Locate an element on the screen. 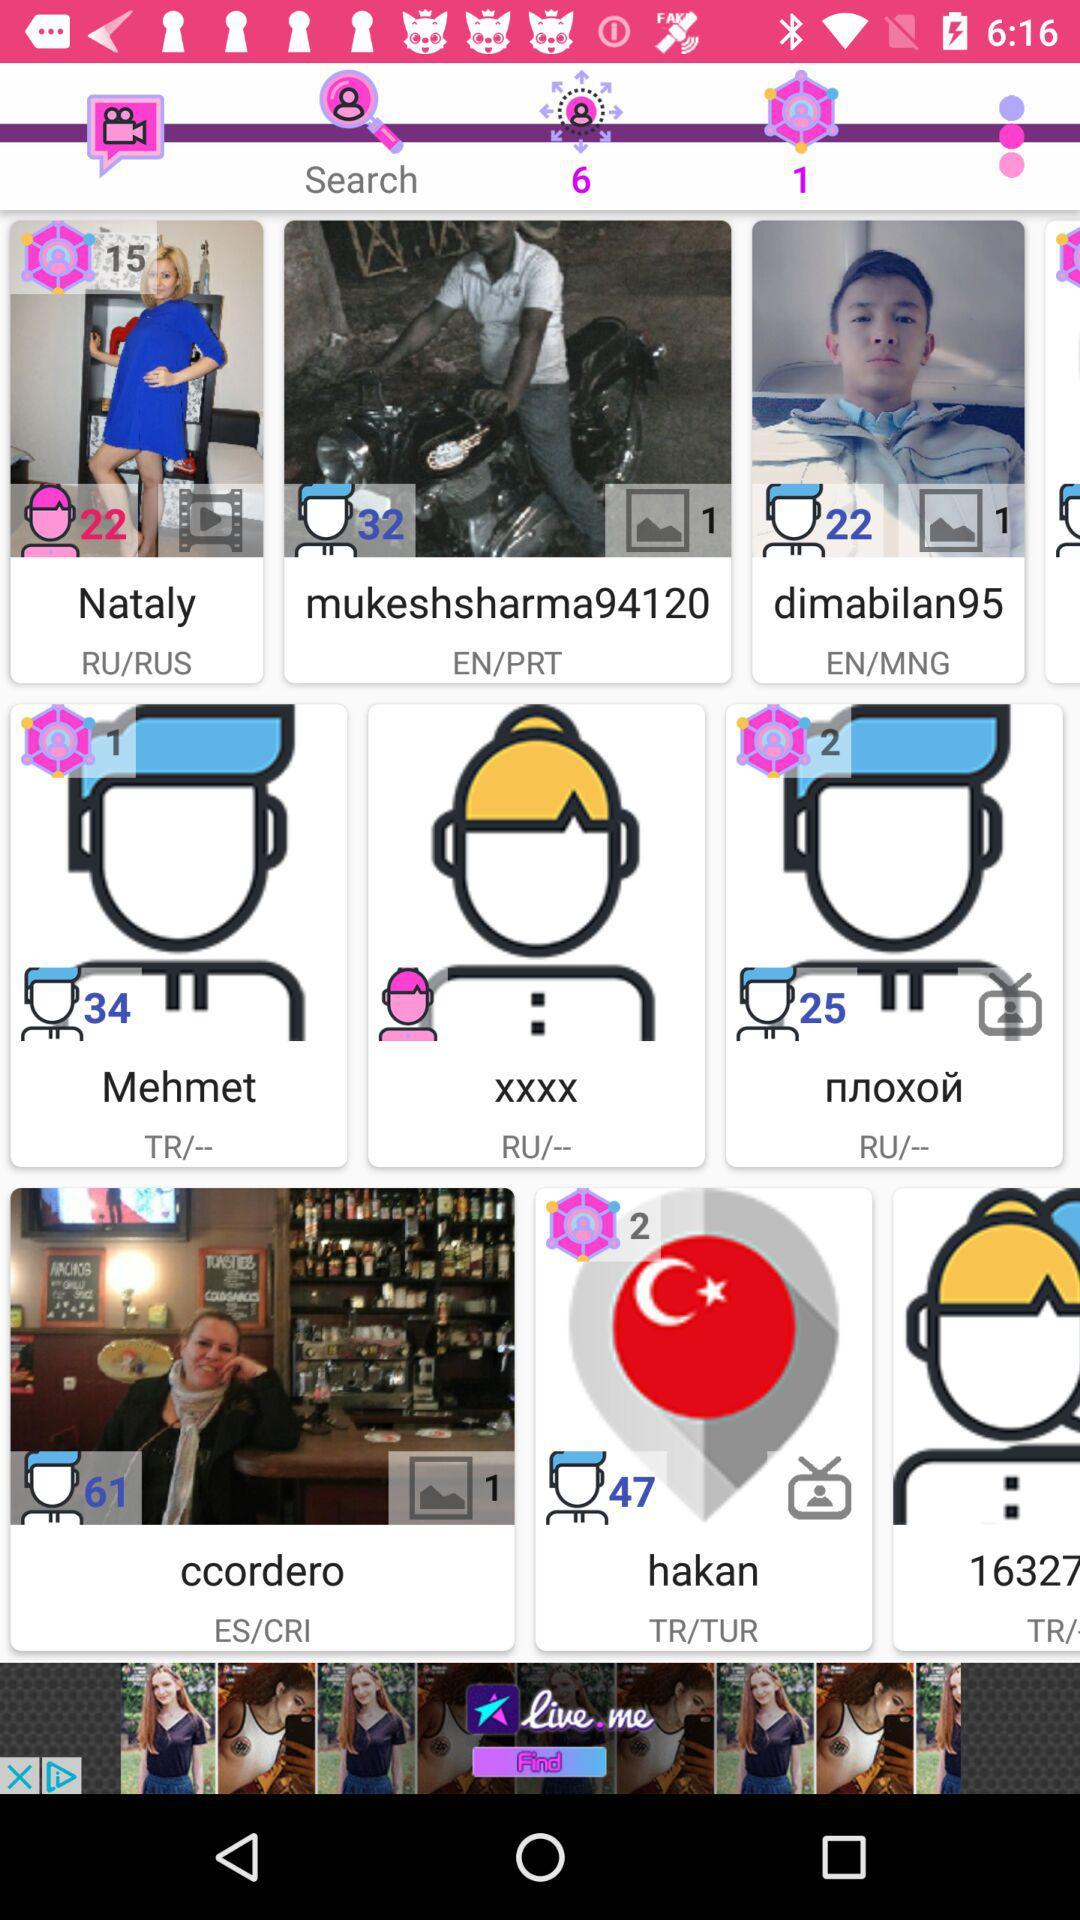 The image size is (1080, 1920). open profile is located at coordinates (135, 388).